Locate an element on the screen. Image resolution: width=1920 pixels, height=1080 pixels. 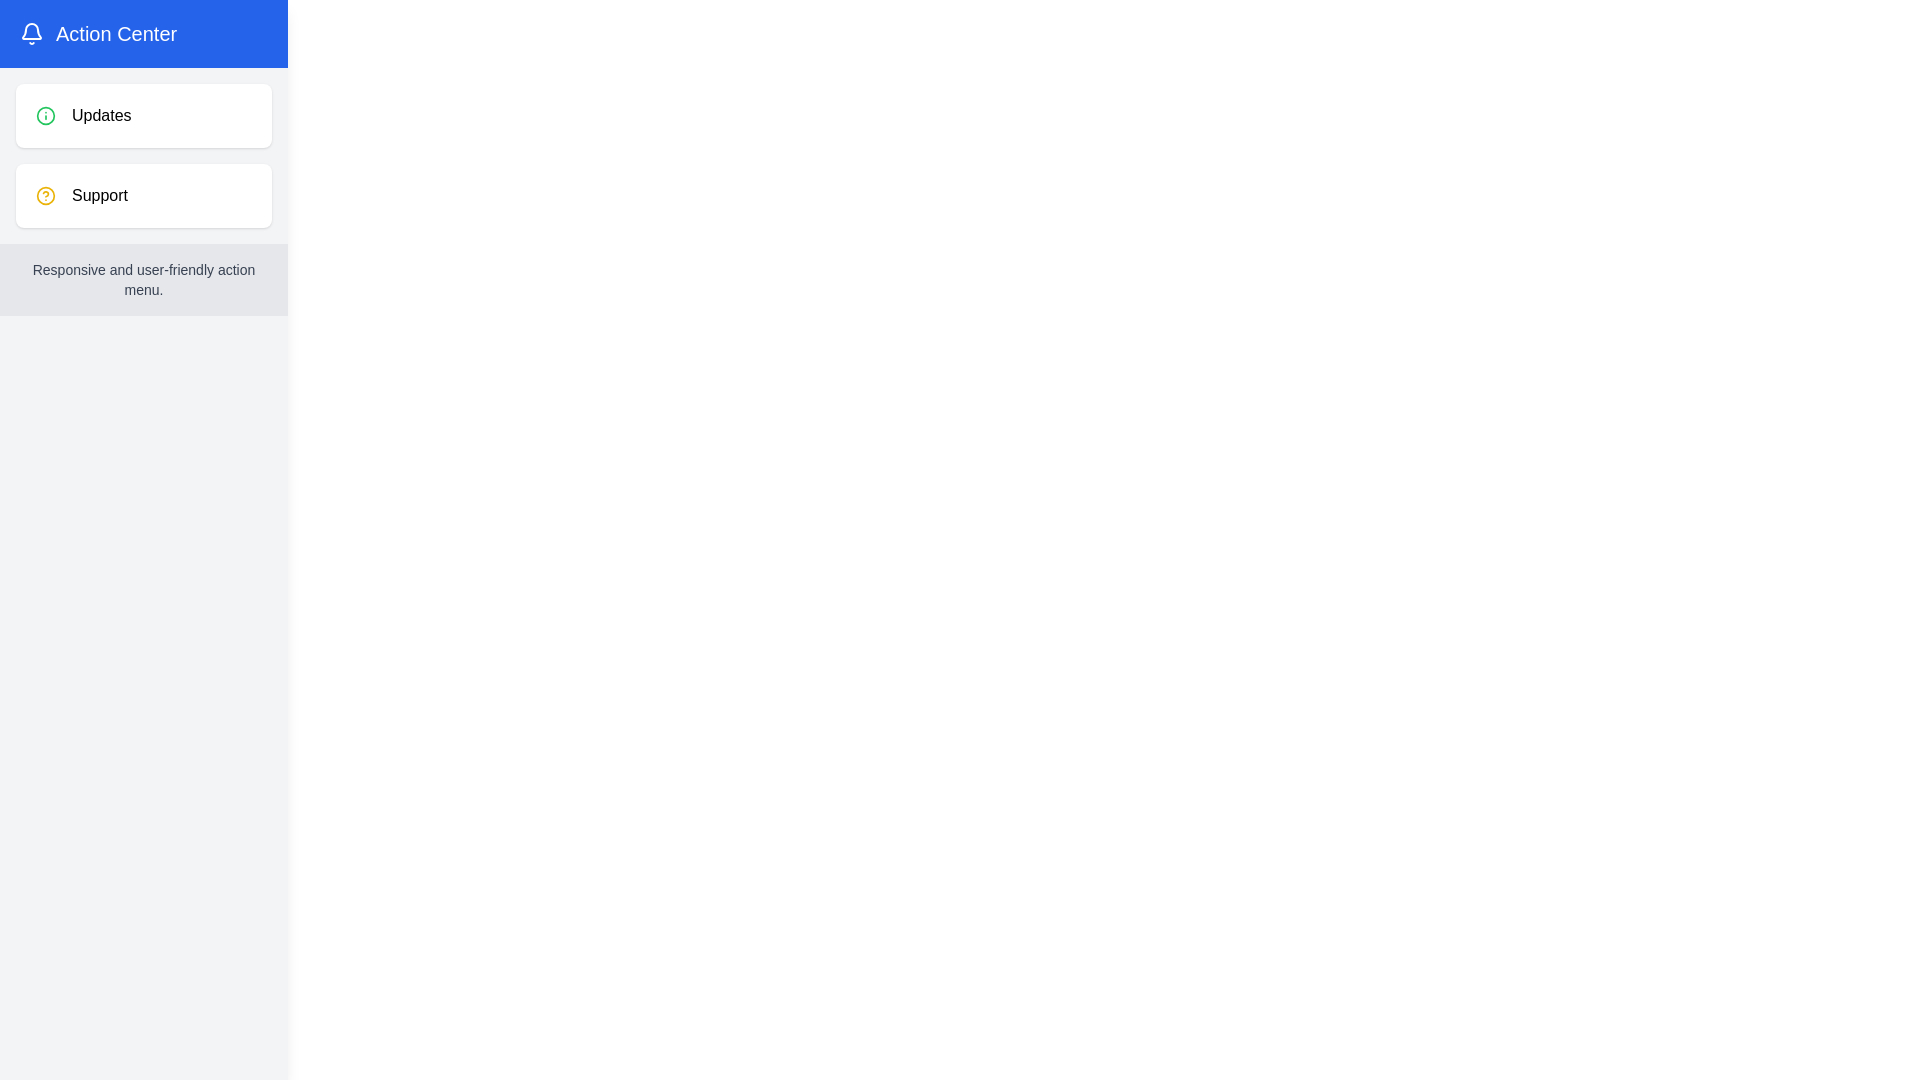
the descriptive text 'Responsive and user-friendly action menu.' is located at coordinates (143, 280).